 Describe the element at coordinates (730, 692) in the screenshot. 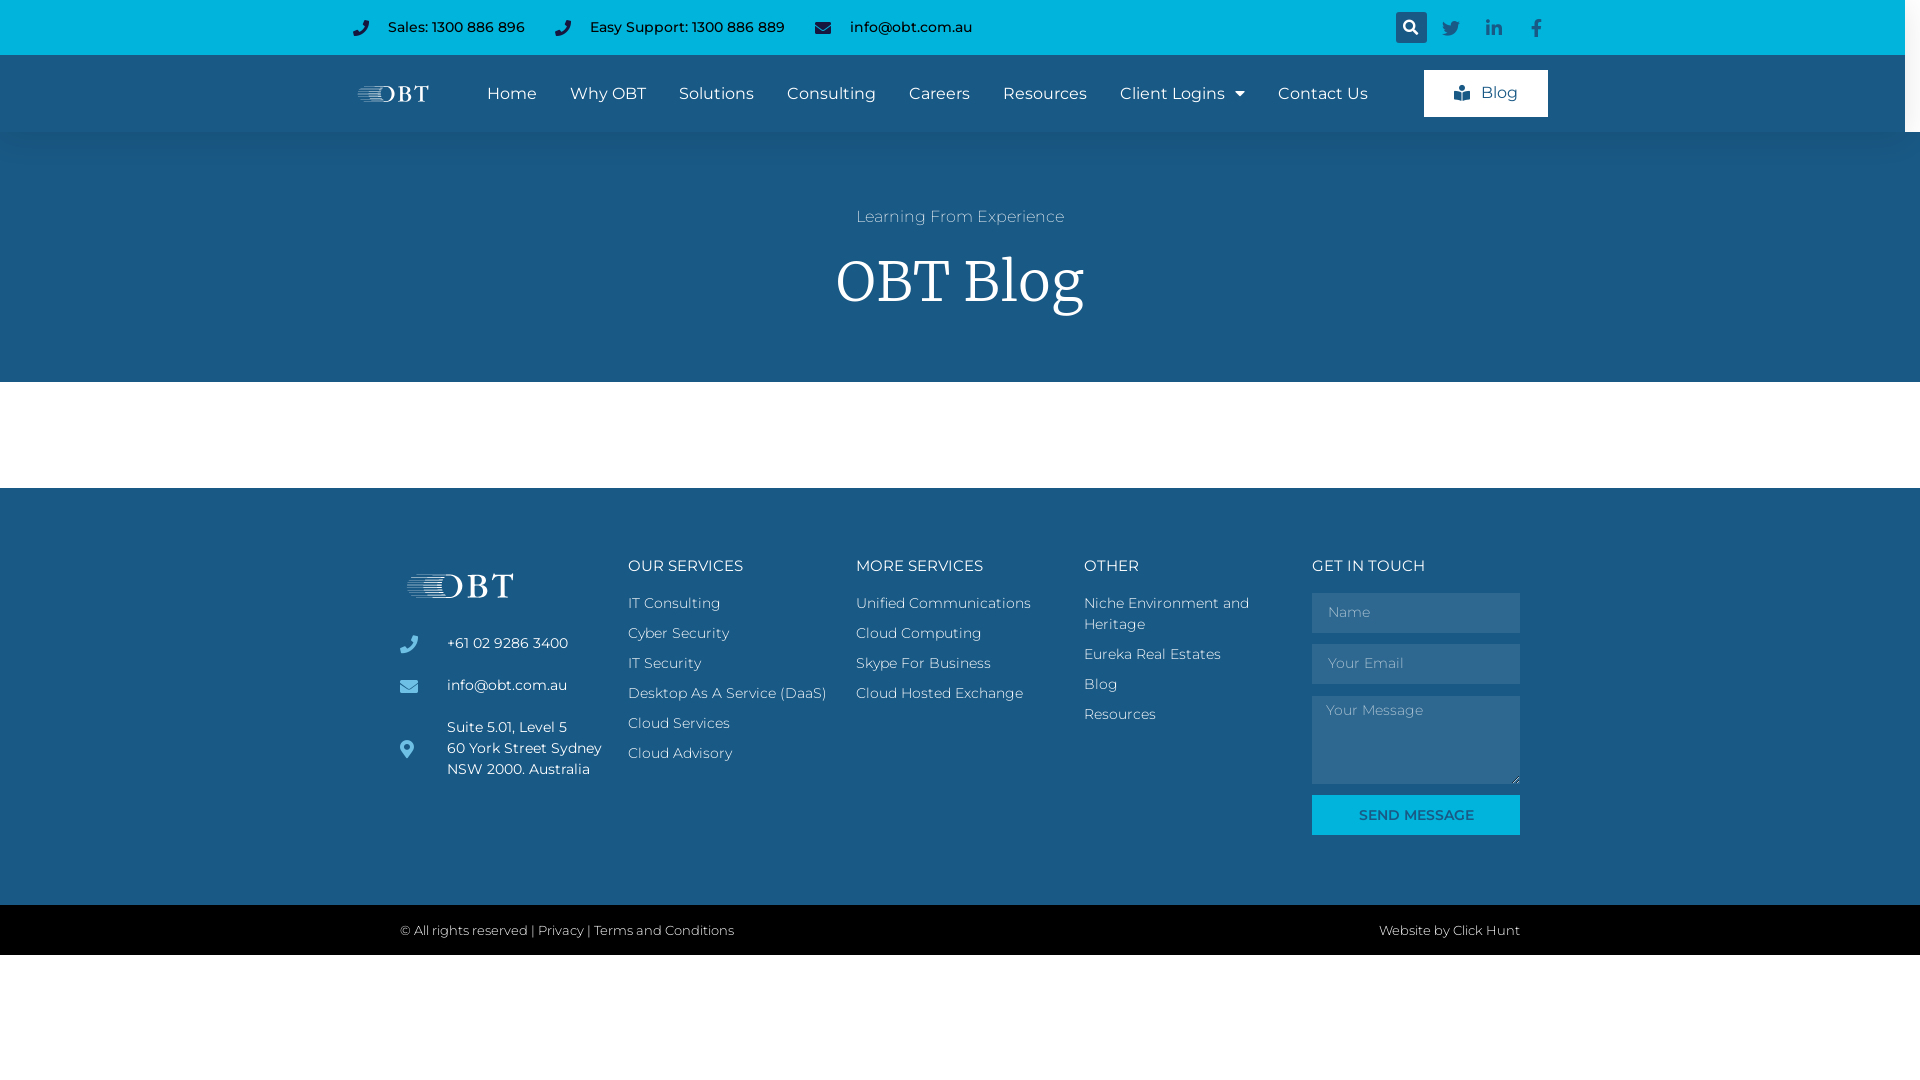

I see `'Desktop As A Service (DaaS)'` at that location.